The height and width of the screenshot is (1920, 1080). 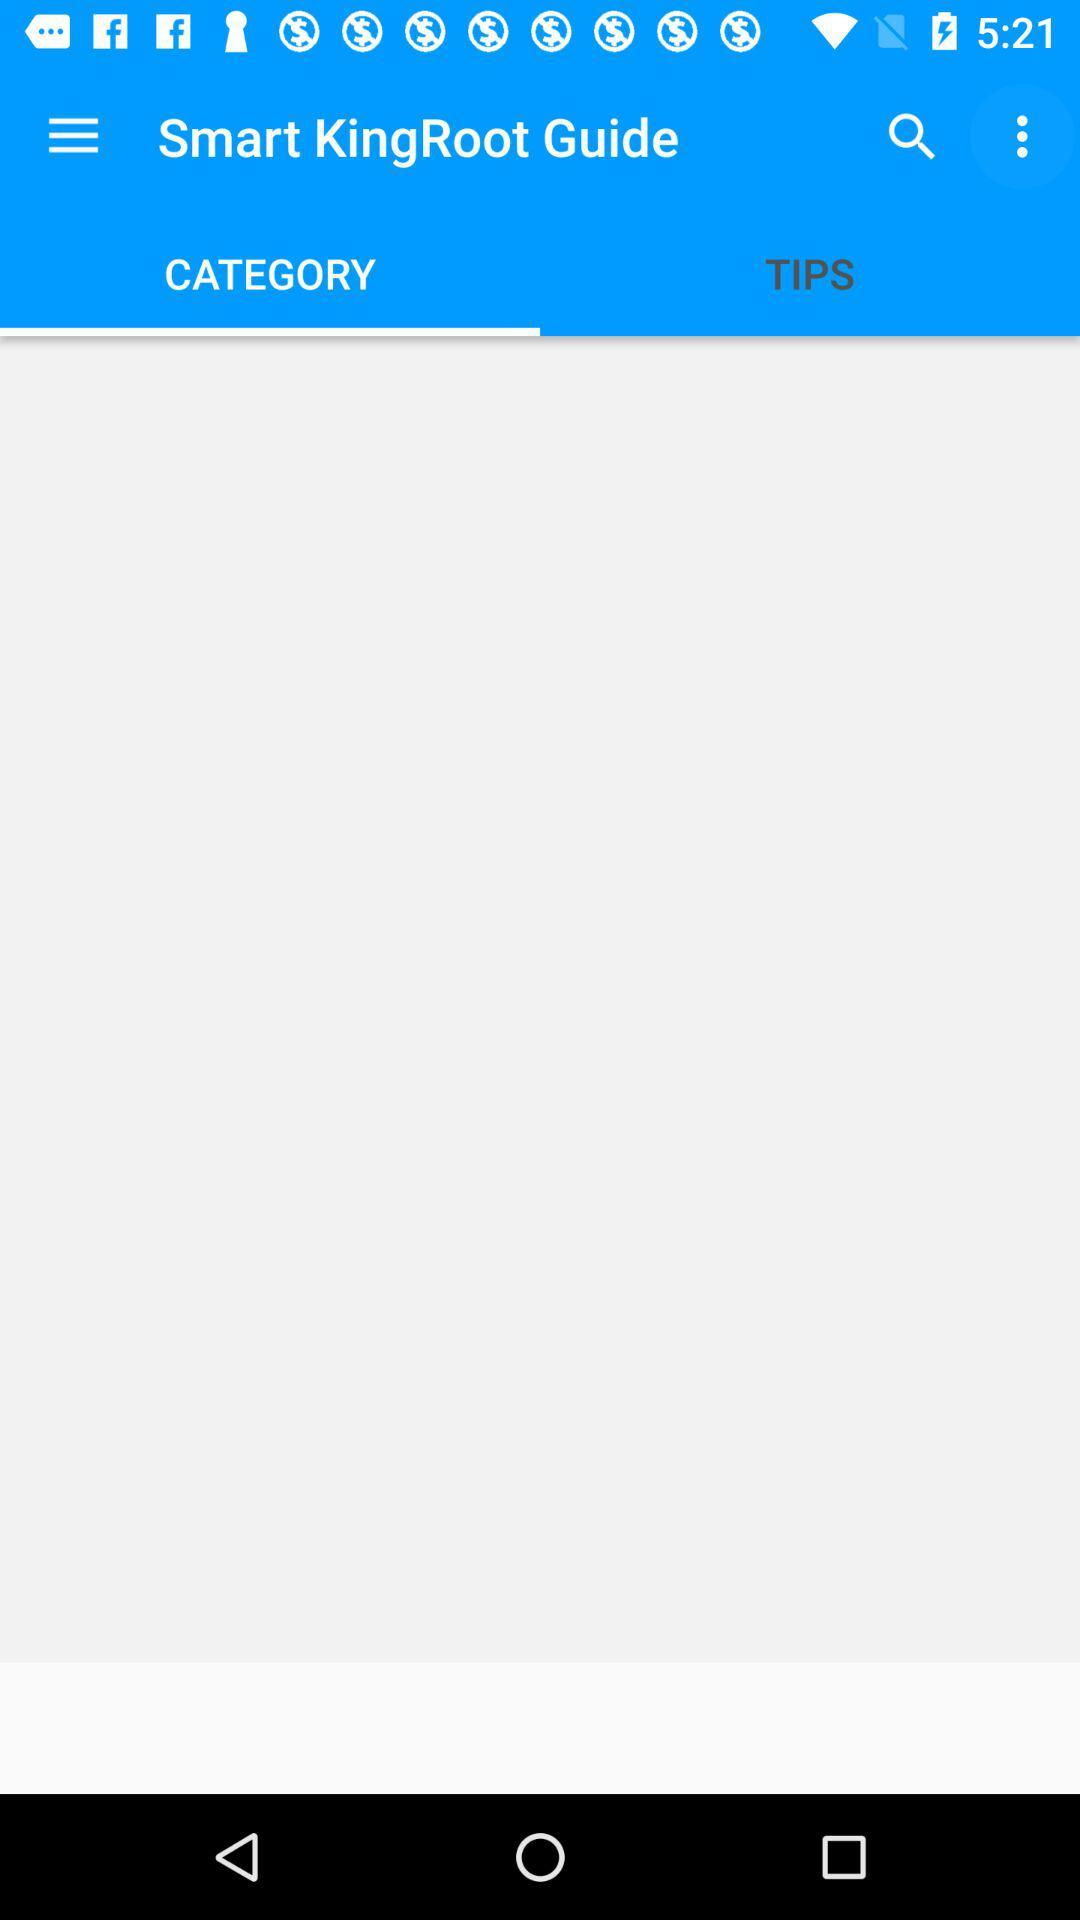 I want to click on item next to smart kingroot guide, so click(x=911, y=135).